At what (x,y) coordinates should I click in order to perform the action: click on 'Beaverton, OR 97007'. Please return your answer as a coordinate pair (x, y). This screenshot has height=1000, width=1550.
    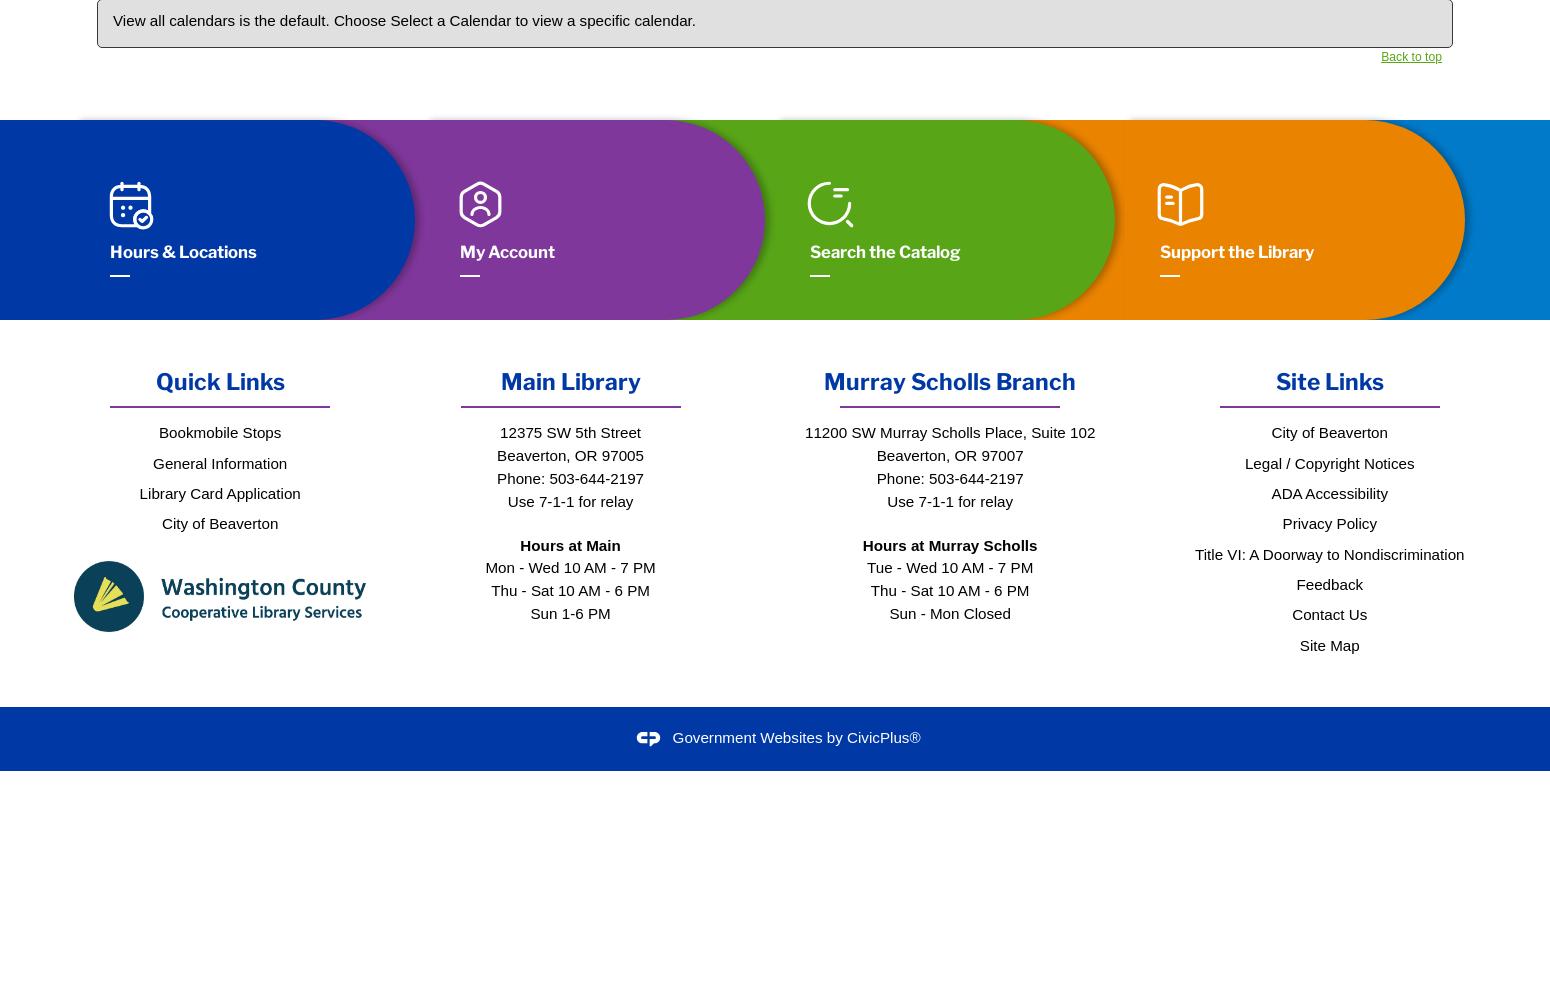
    Looking at the image, I should click on (948, 453).